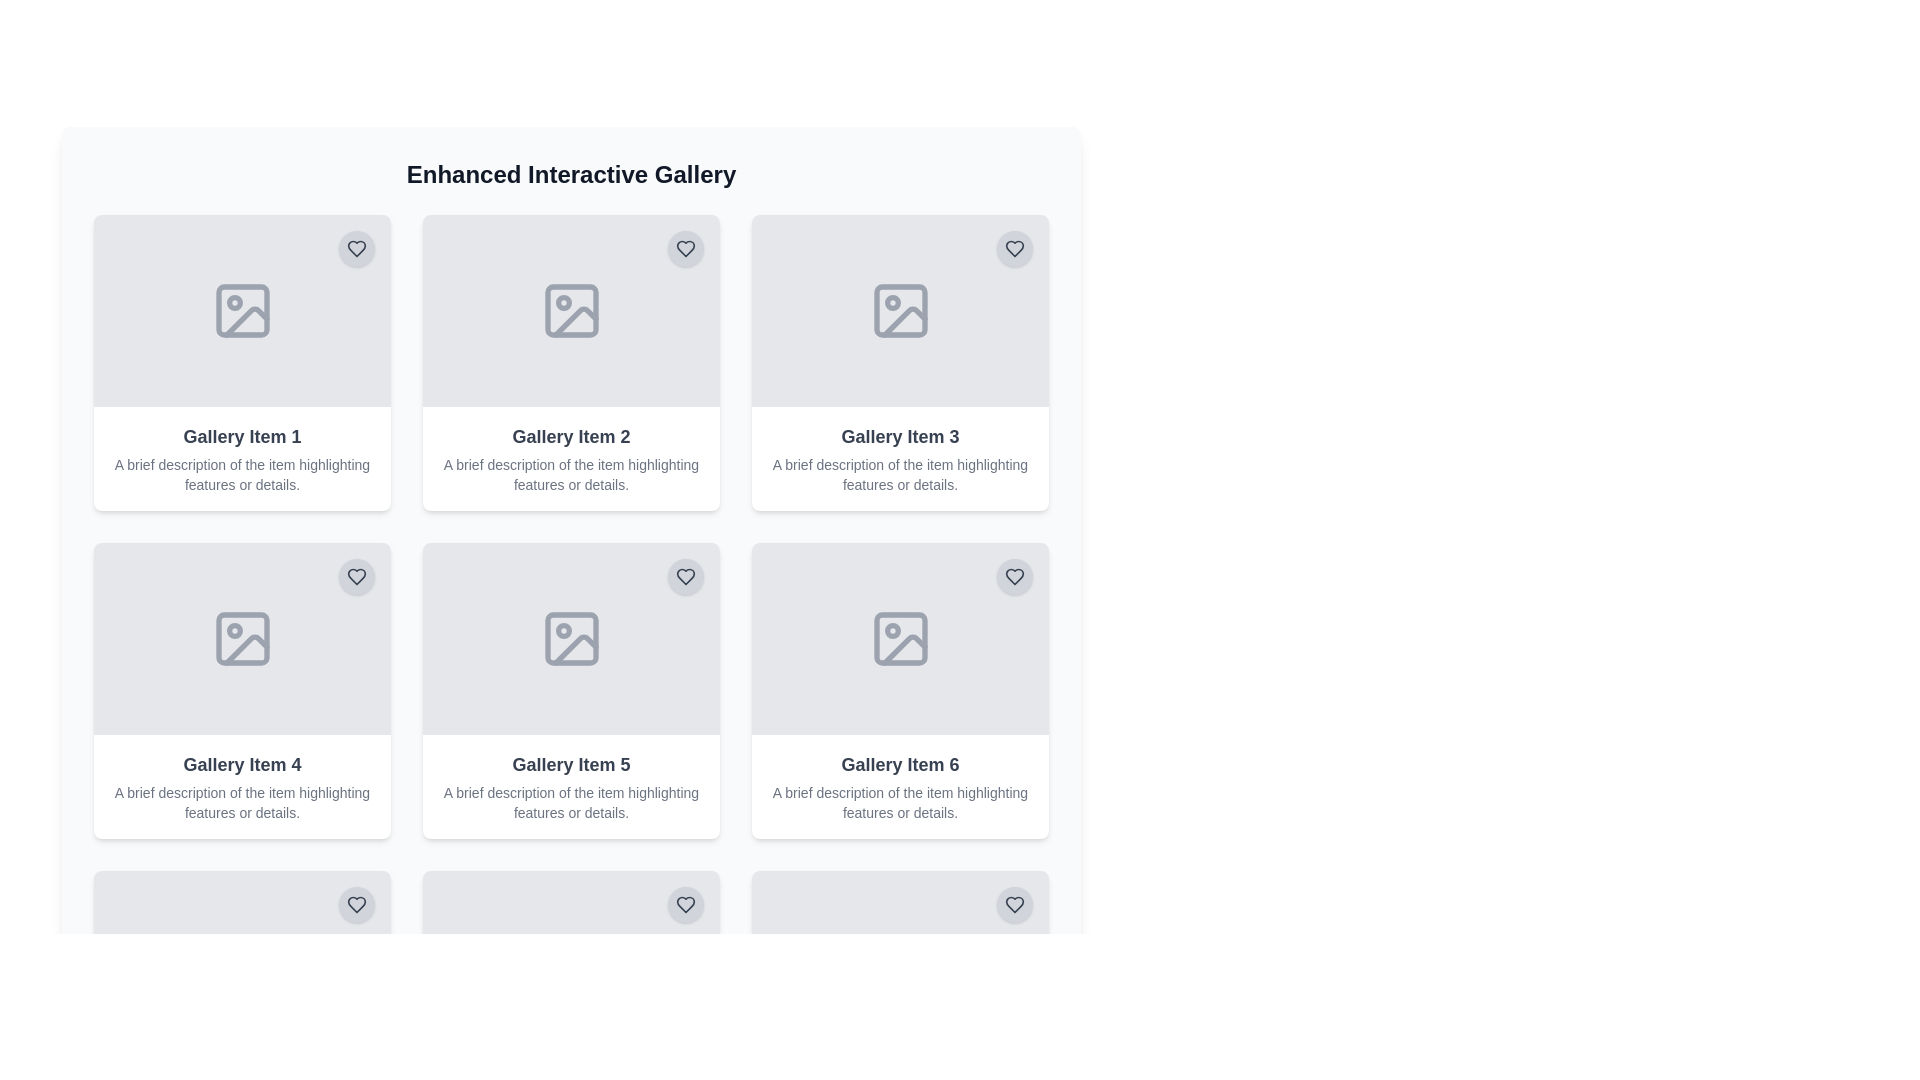 The height and width of the screenshot is (1080, 1920). I want to click on text contained in the title heading of 'Gallery Item 5', which is located in the second row and second column of the gallery grid layout, so click(570, 764).